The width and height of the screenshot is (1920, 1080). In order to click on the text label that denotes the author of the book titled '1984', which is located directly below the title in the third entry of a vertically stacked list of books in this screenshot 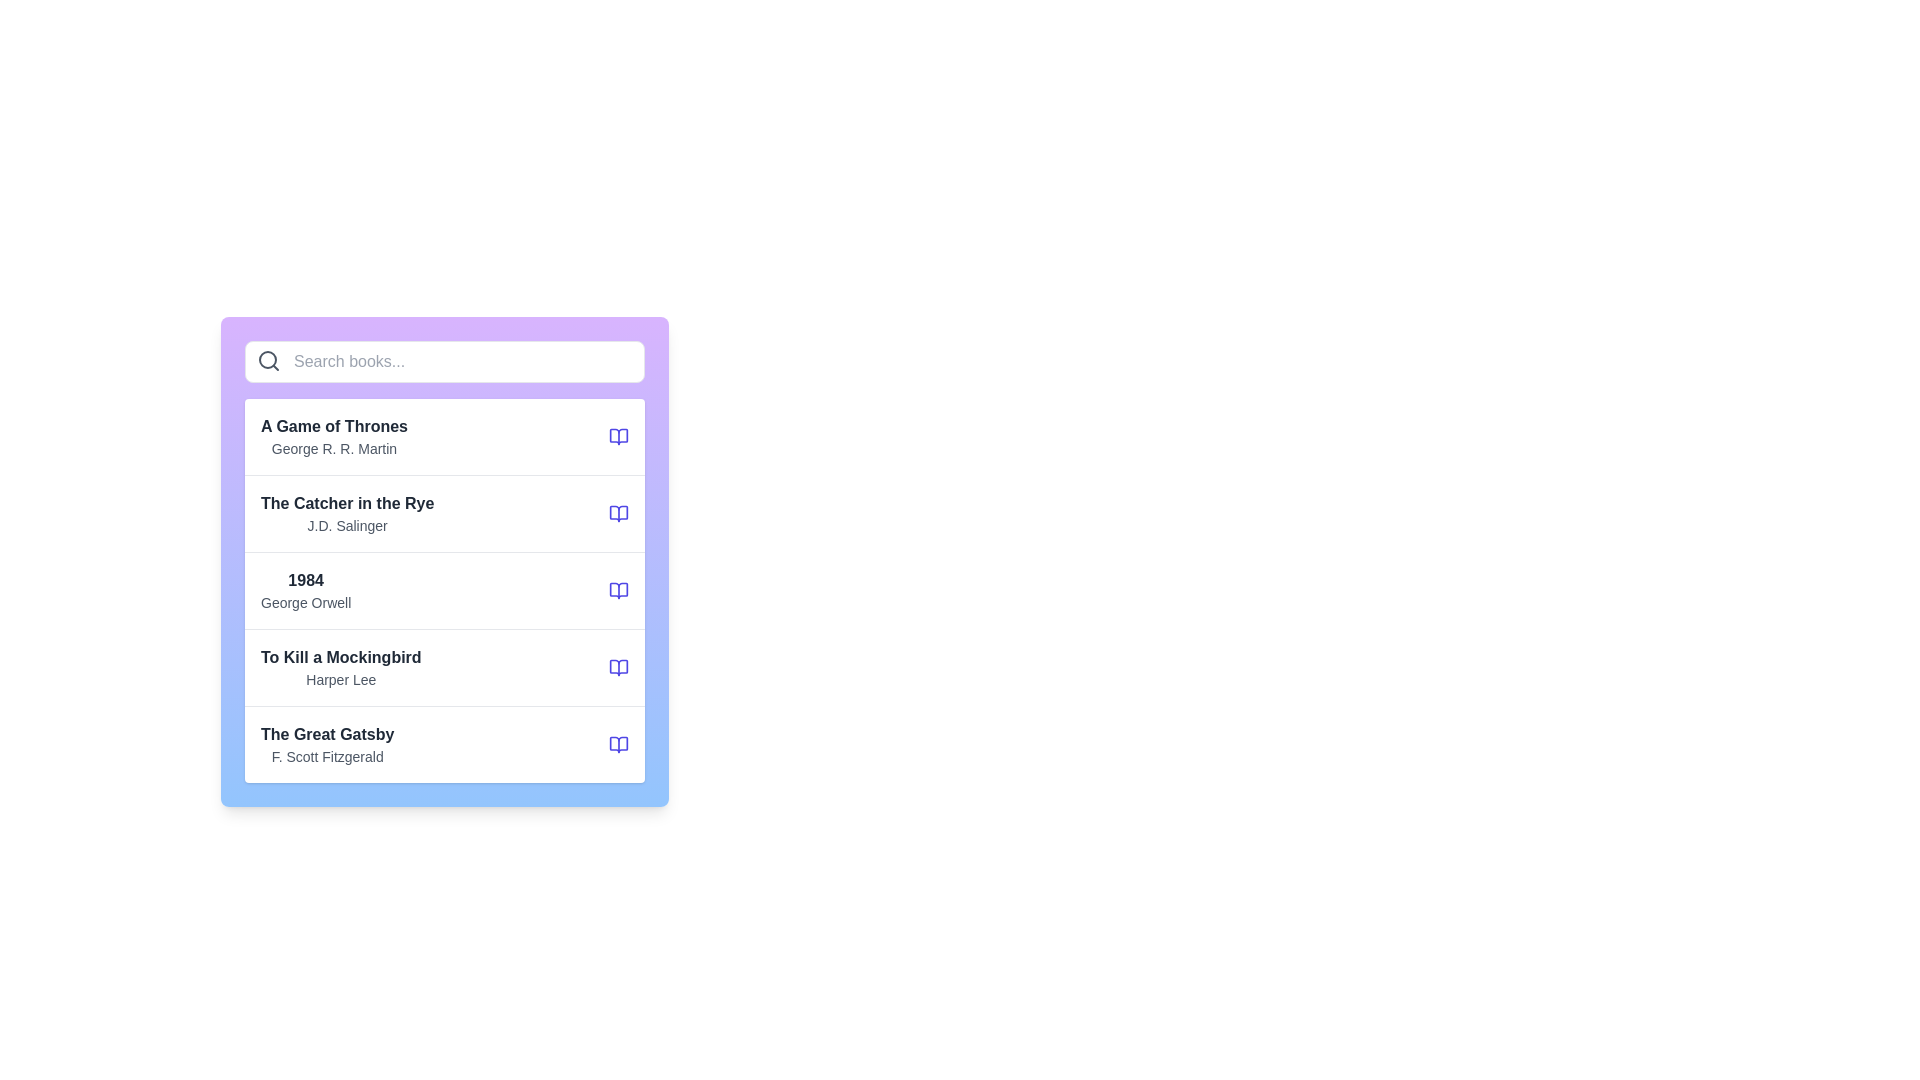, I will do `click(305, 601)`.